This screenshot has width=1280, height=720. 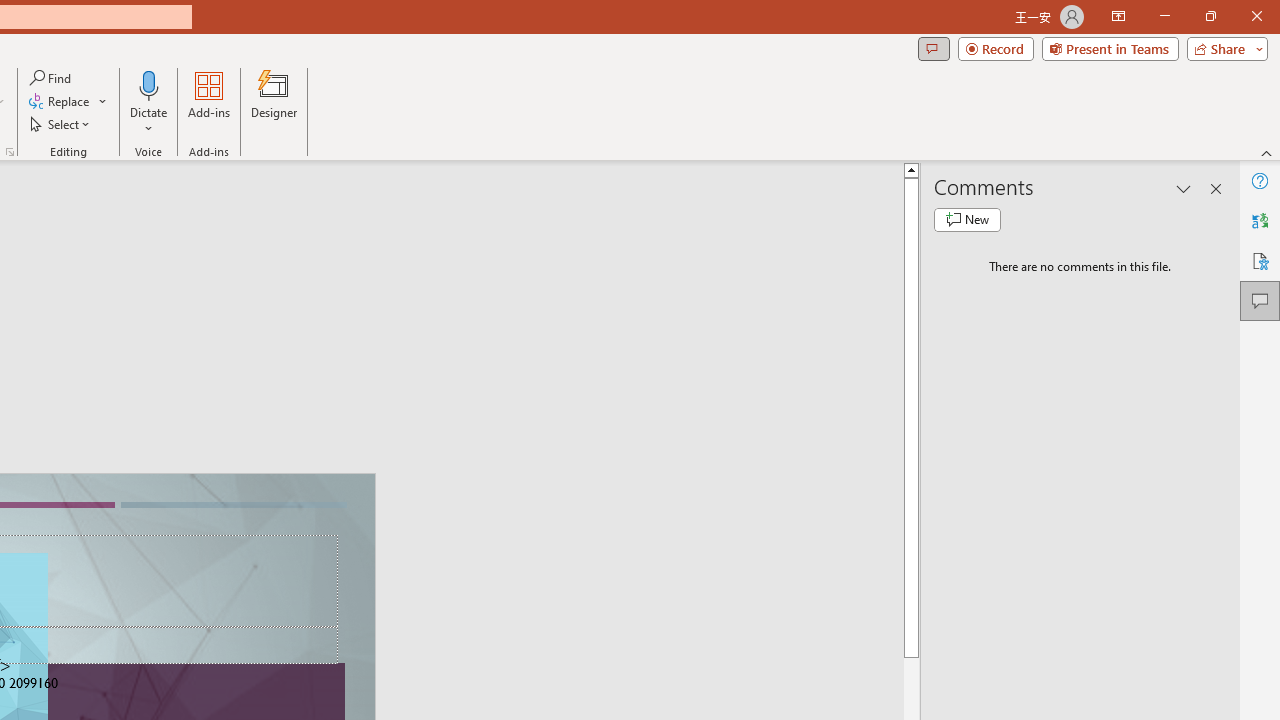 What do you see at coordinates (10, 150) in the screenshot?
I see `'Format Object...'` at bounding box center [10, 150].